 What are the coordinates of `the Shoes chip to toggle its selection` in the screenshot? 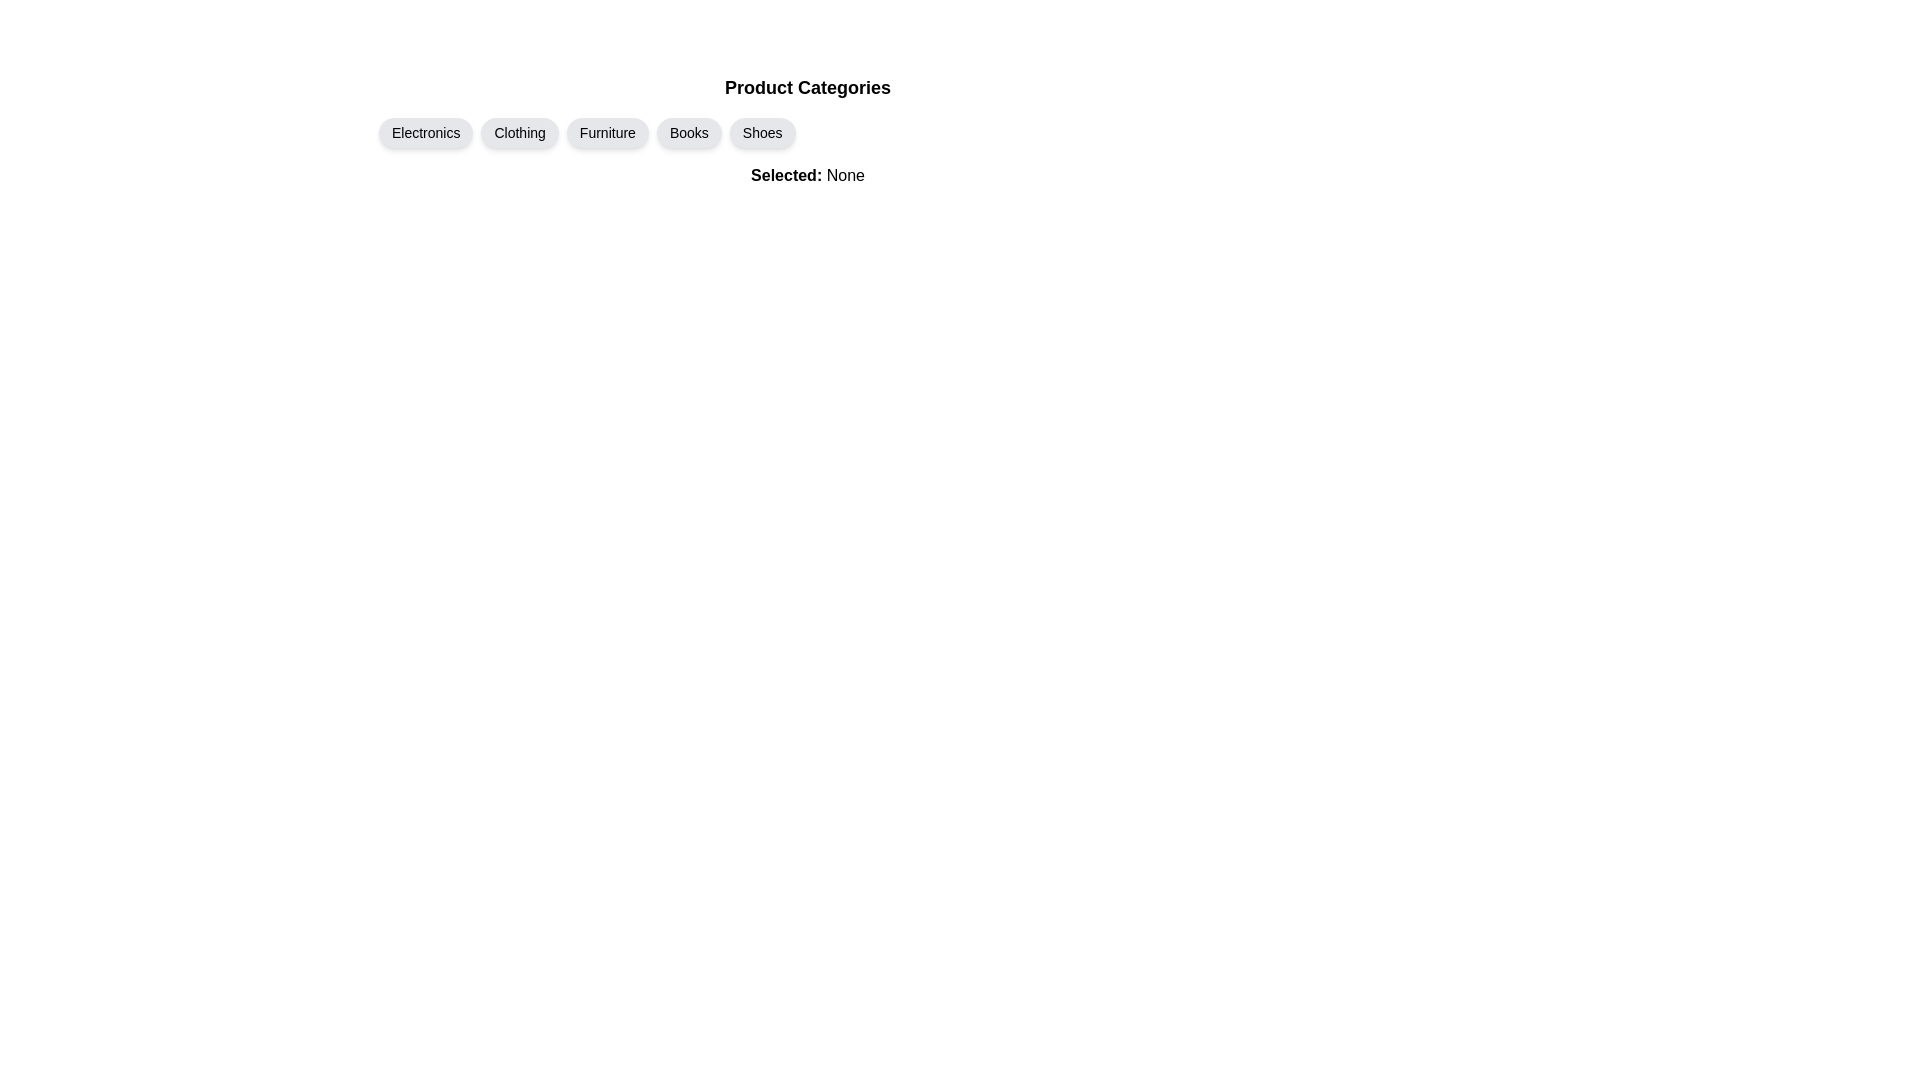 It's located at (762, 132).